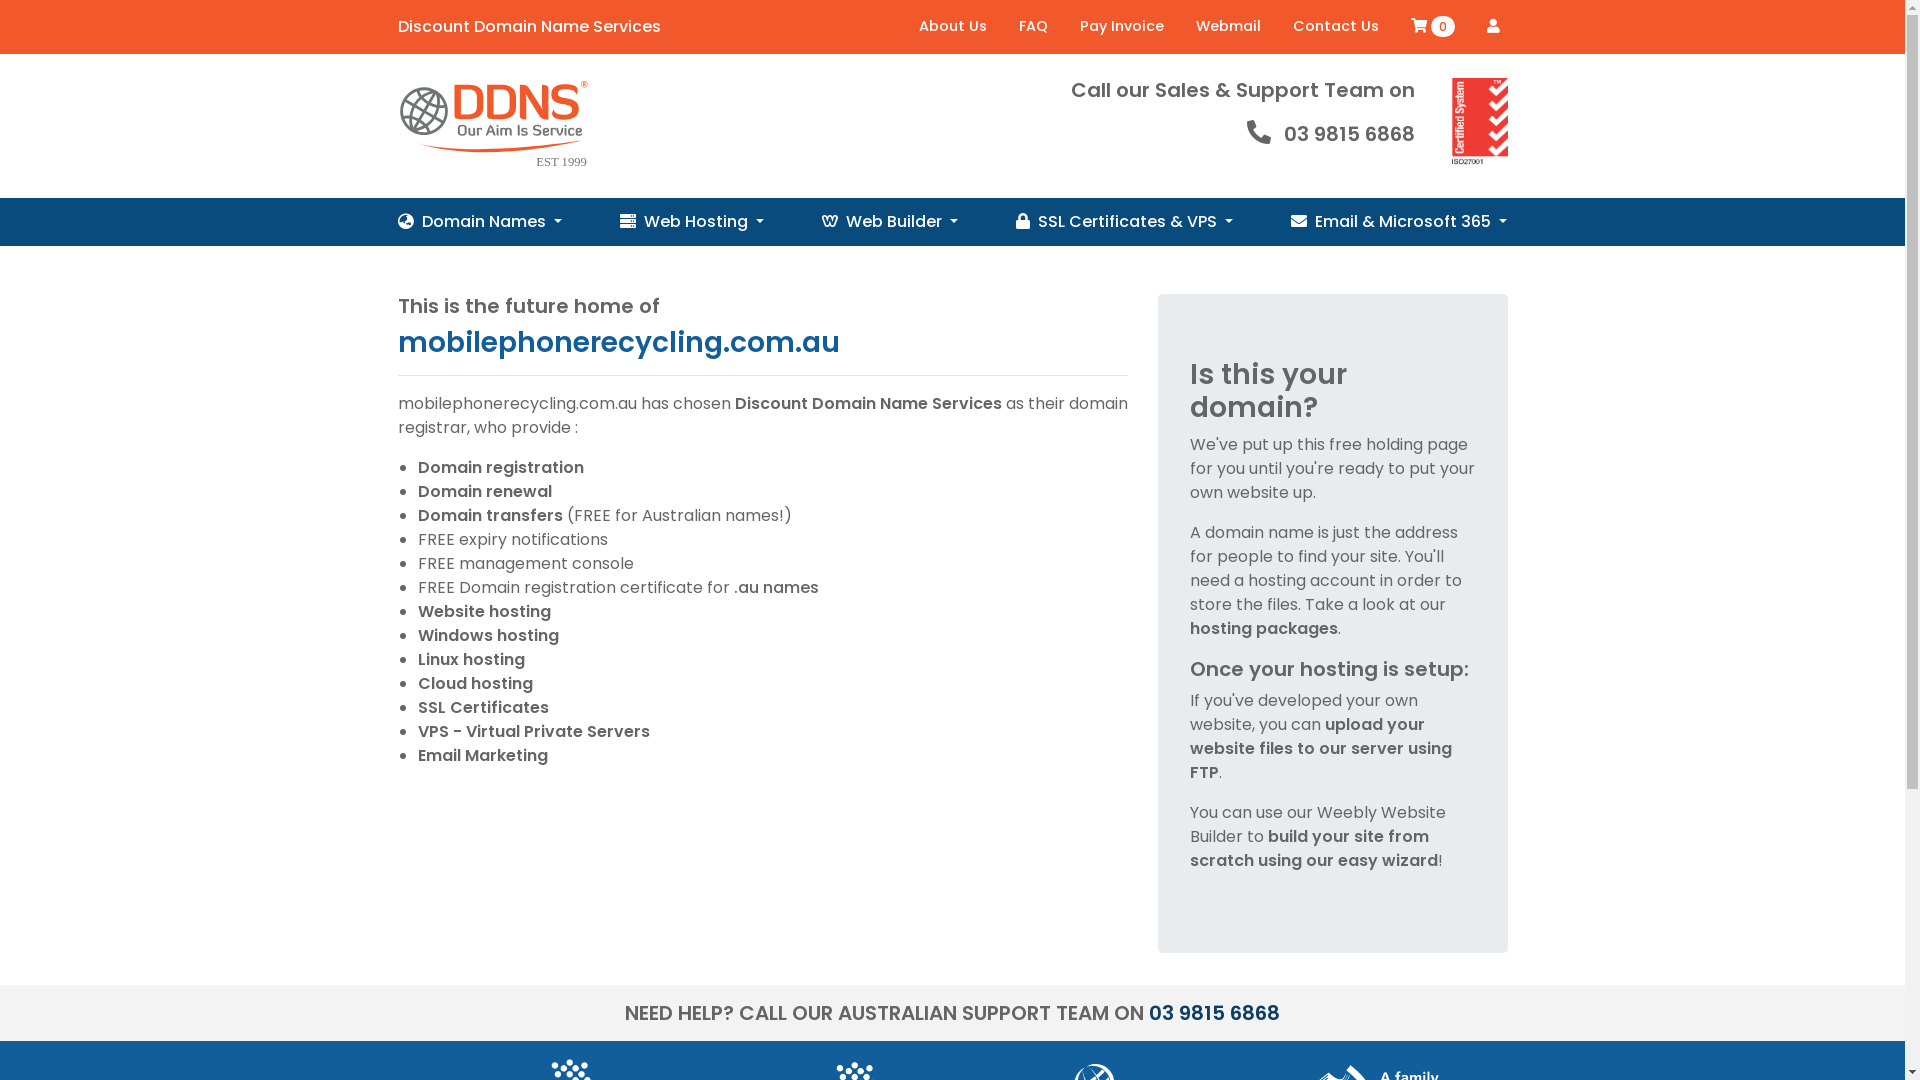 The image size is (1920, 1080). I want to click on 'About Us', so click(950, 27).